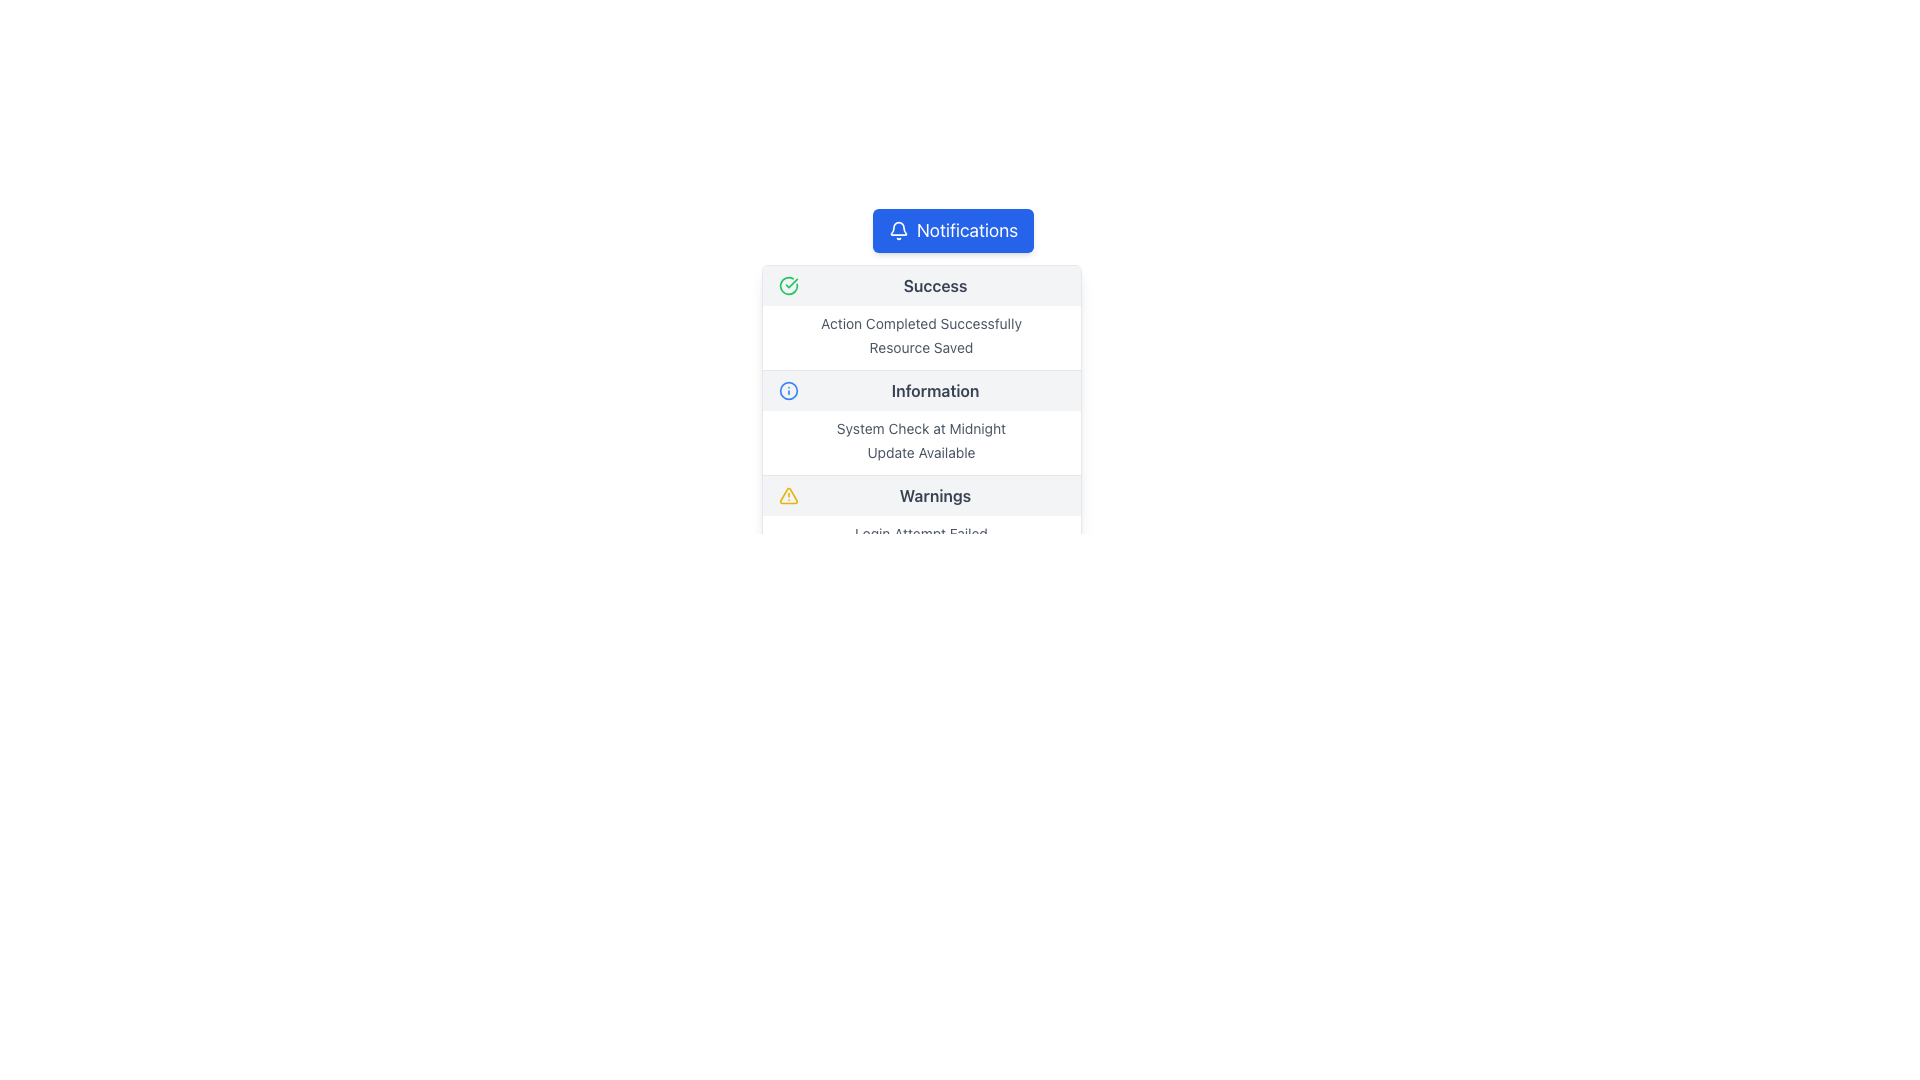 The image size is (1920, 1080). Describe the element at coordinates (787, 285) in the screenshot. I see `the circular checkmark icon on the left side of the 'Success' section in the notification component, which indicates a positive status` at that location.